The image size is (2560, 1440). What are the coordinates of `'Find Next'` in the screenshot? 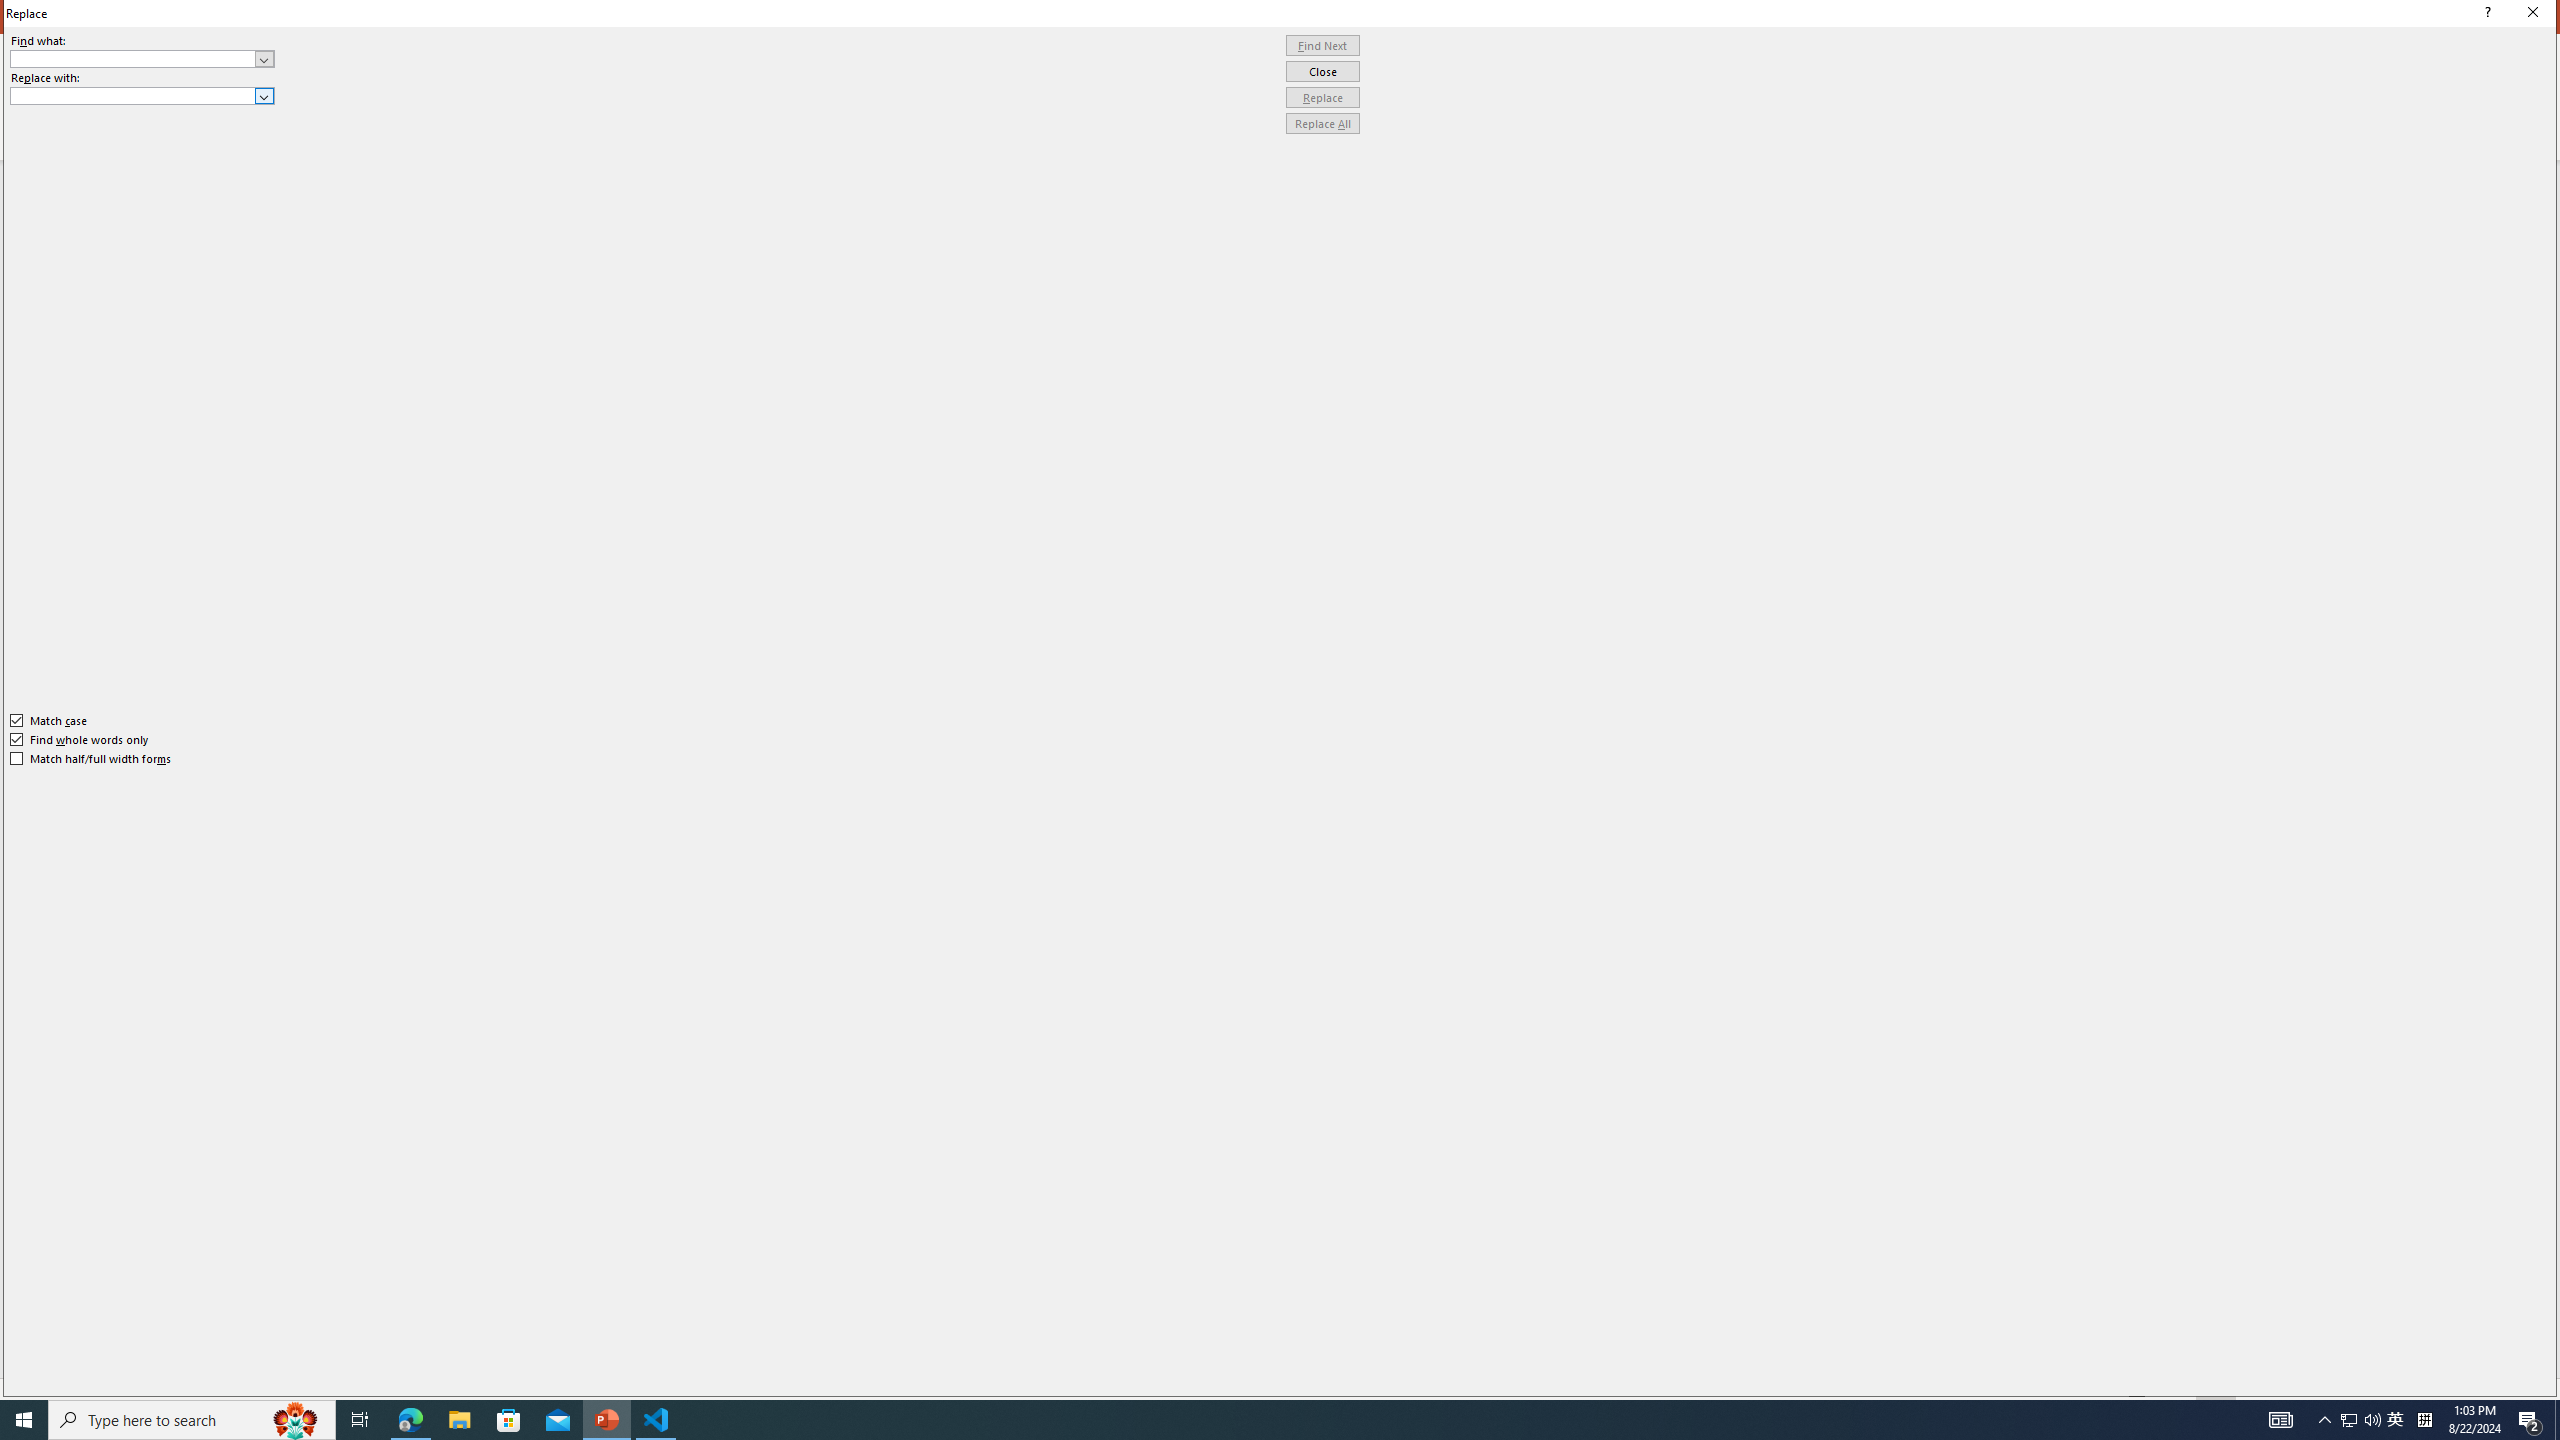 It's located at (1322, 45).